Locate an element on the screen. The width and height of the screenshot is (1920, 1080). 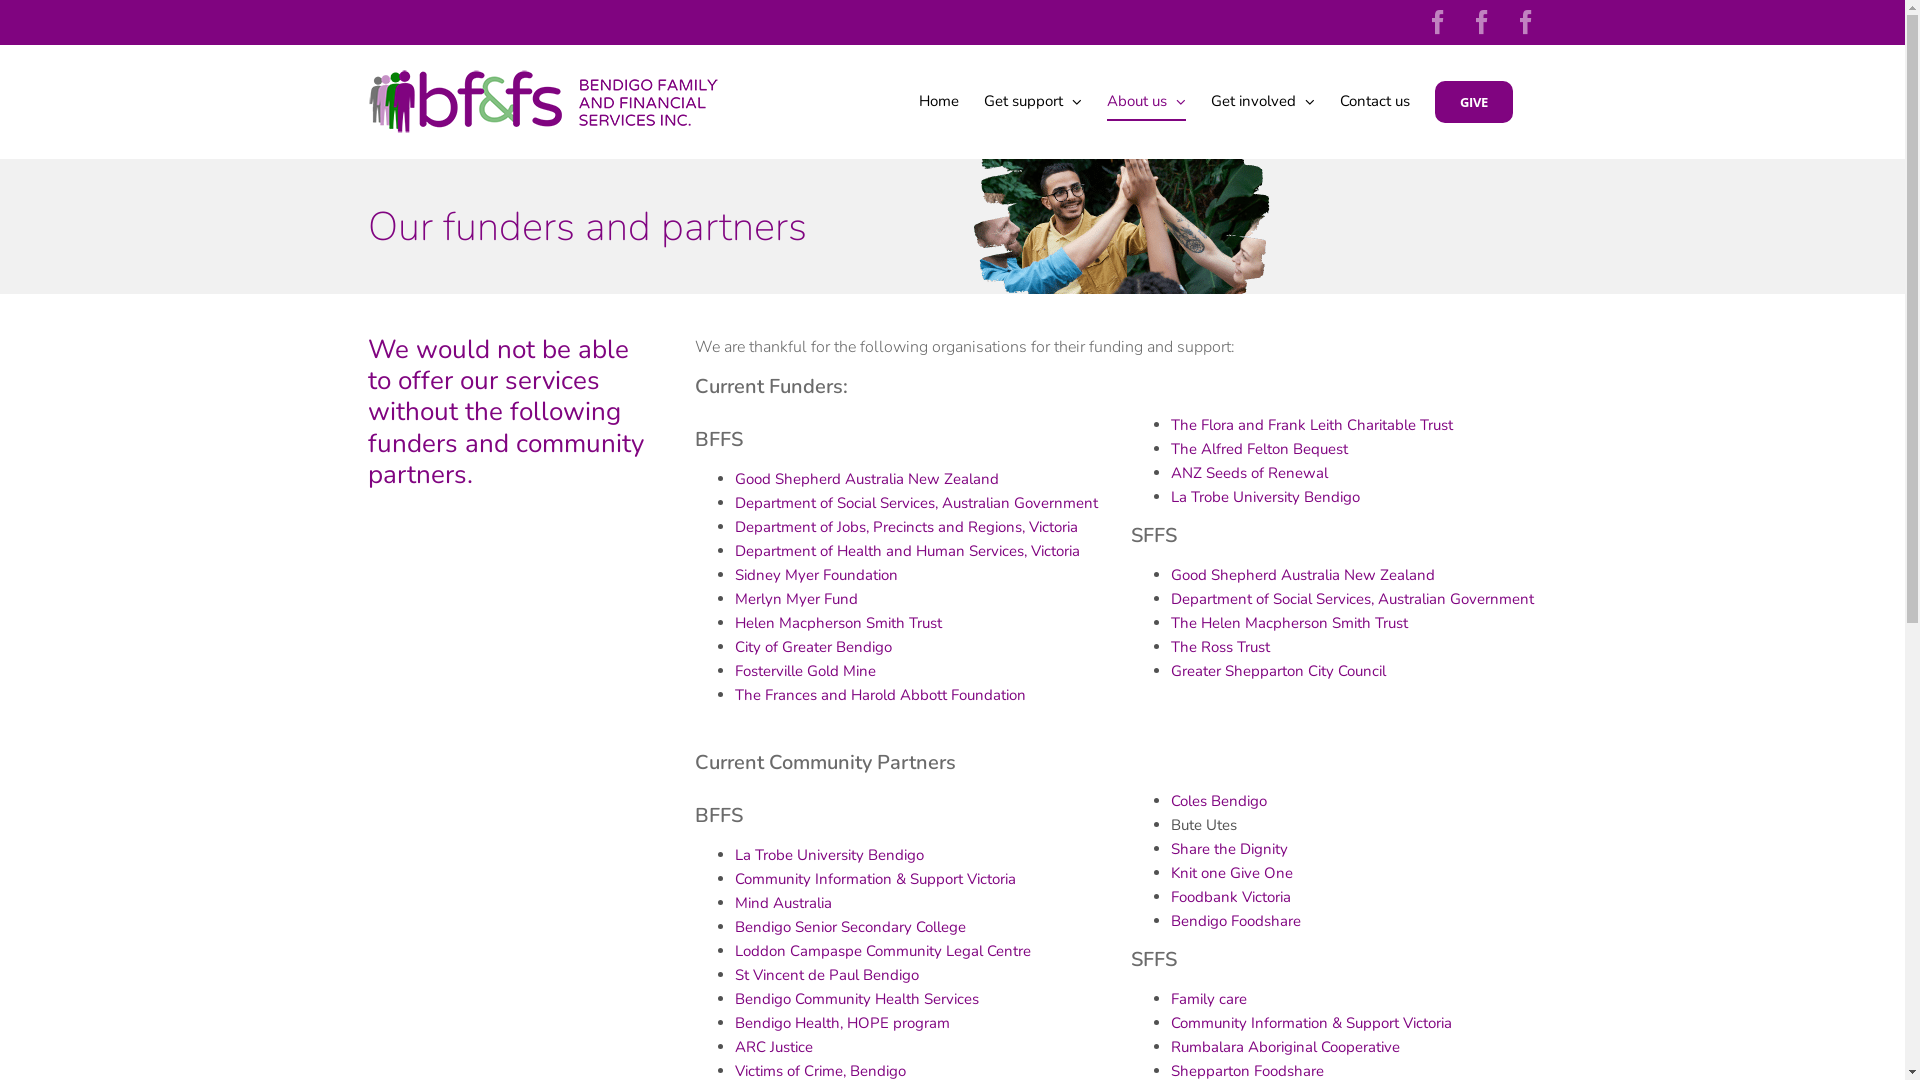
'Fosterville Gold Mine' is located at coordinates (733, 671).